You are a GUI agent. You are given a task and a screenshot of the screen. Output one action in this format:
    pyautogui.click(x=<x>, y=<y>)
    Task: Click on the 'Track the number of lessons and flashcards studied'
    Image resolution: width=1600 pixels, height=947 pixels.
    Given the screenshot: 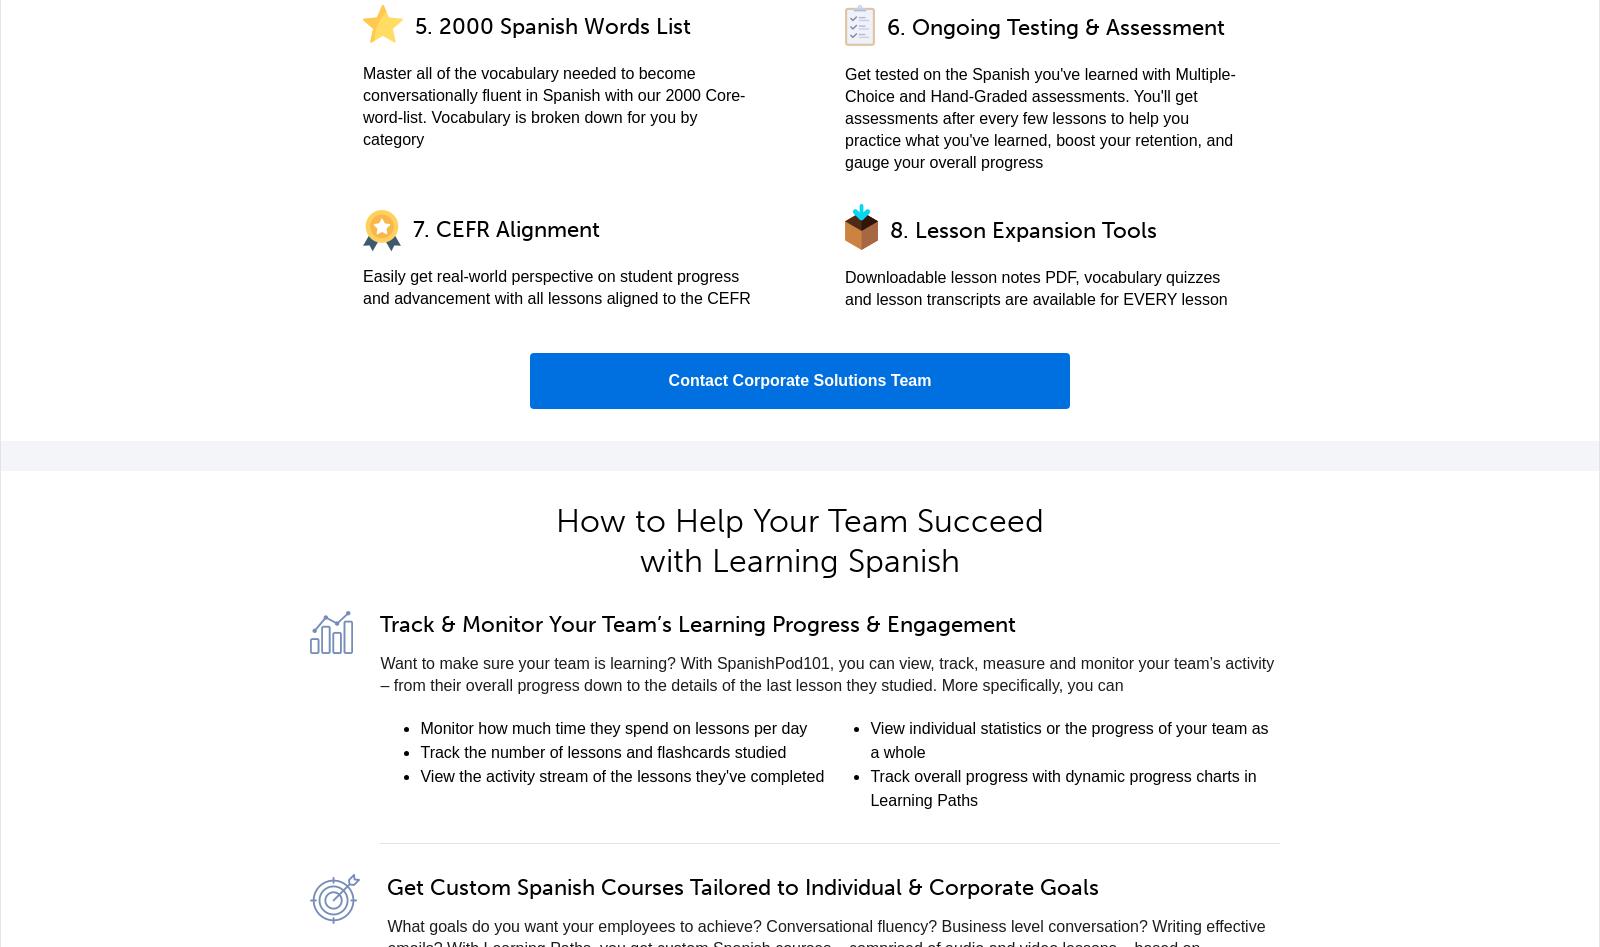 What is the action you would take?
    pyautogui.click(x=603, y=751)
    